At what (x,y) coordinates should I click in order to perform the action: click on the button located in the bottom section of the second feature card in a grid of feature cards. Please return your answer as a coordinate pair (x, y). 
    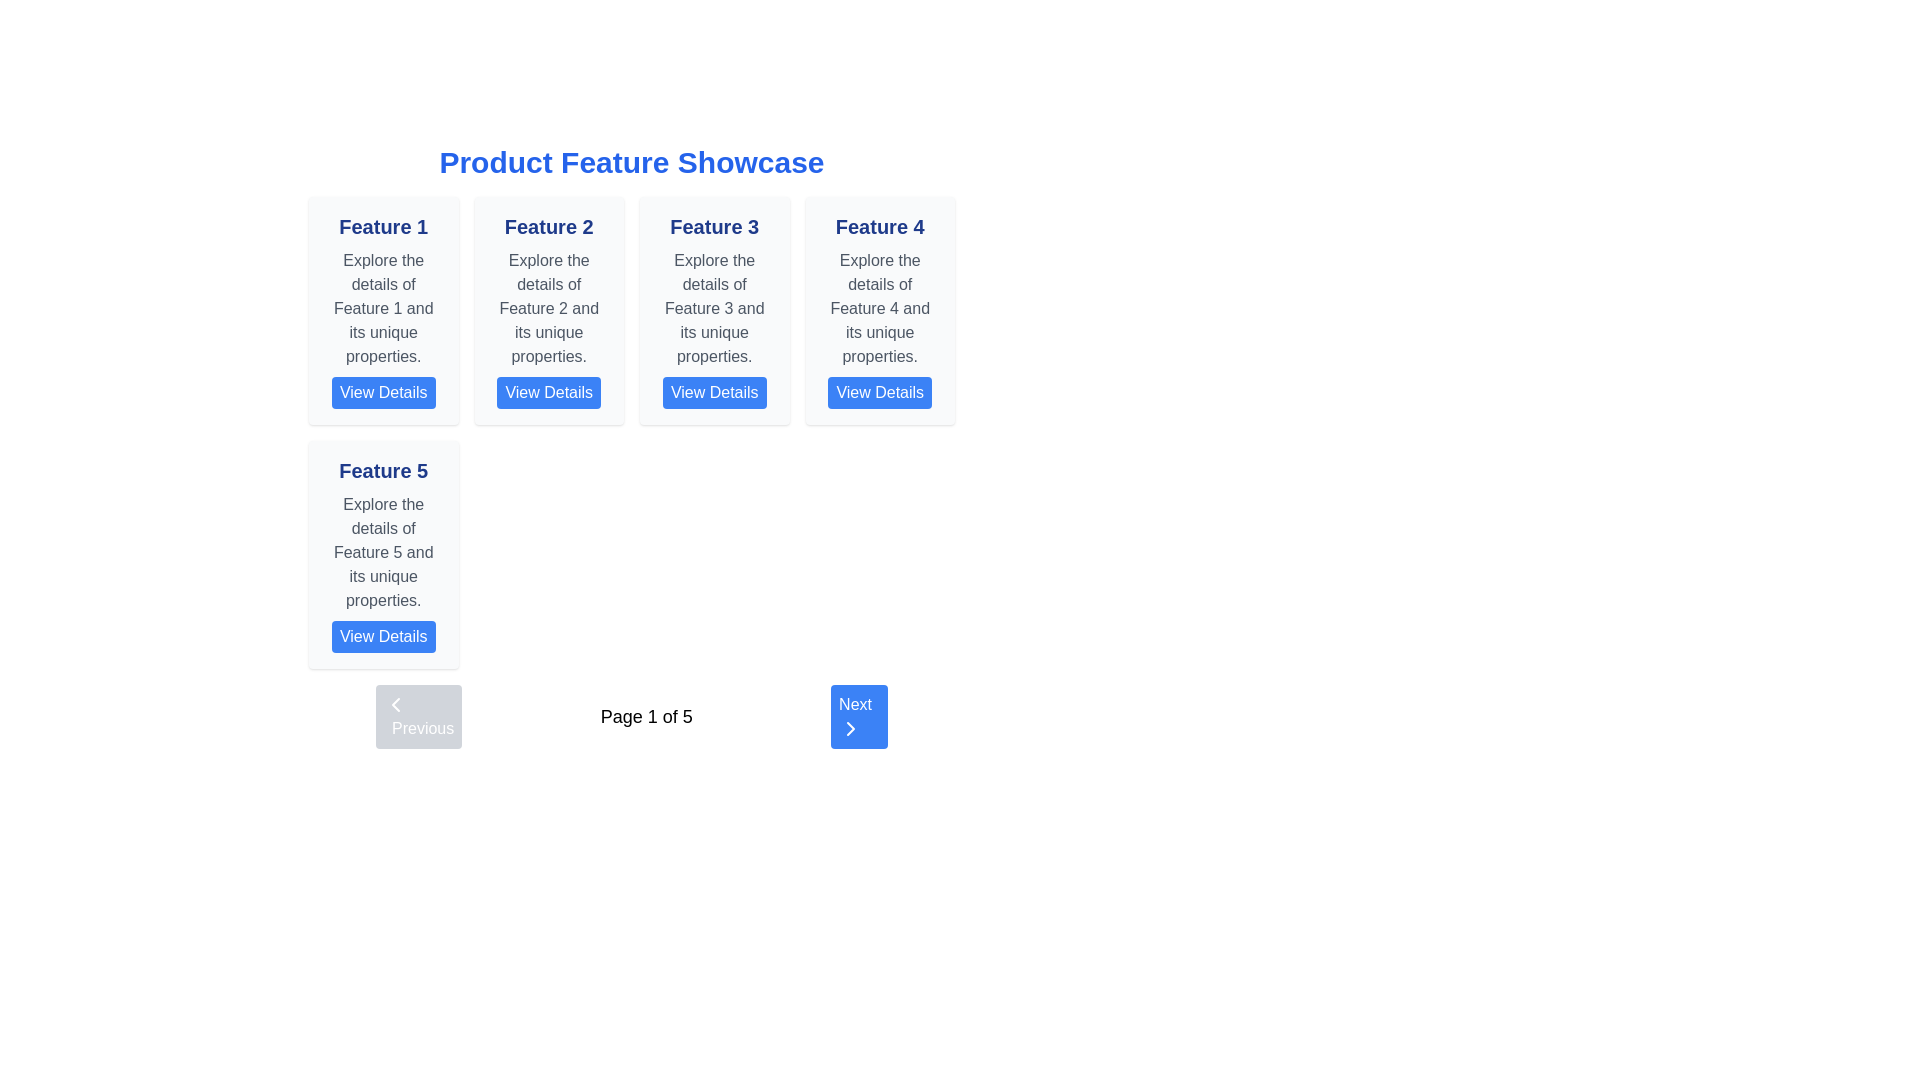
    Looking at the image, I should click on (549, 393).